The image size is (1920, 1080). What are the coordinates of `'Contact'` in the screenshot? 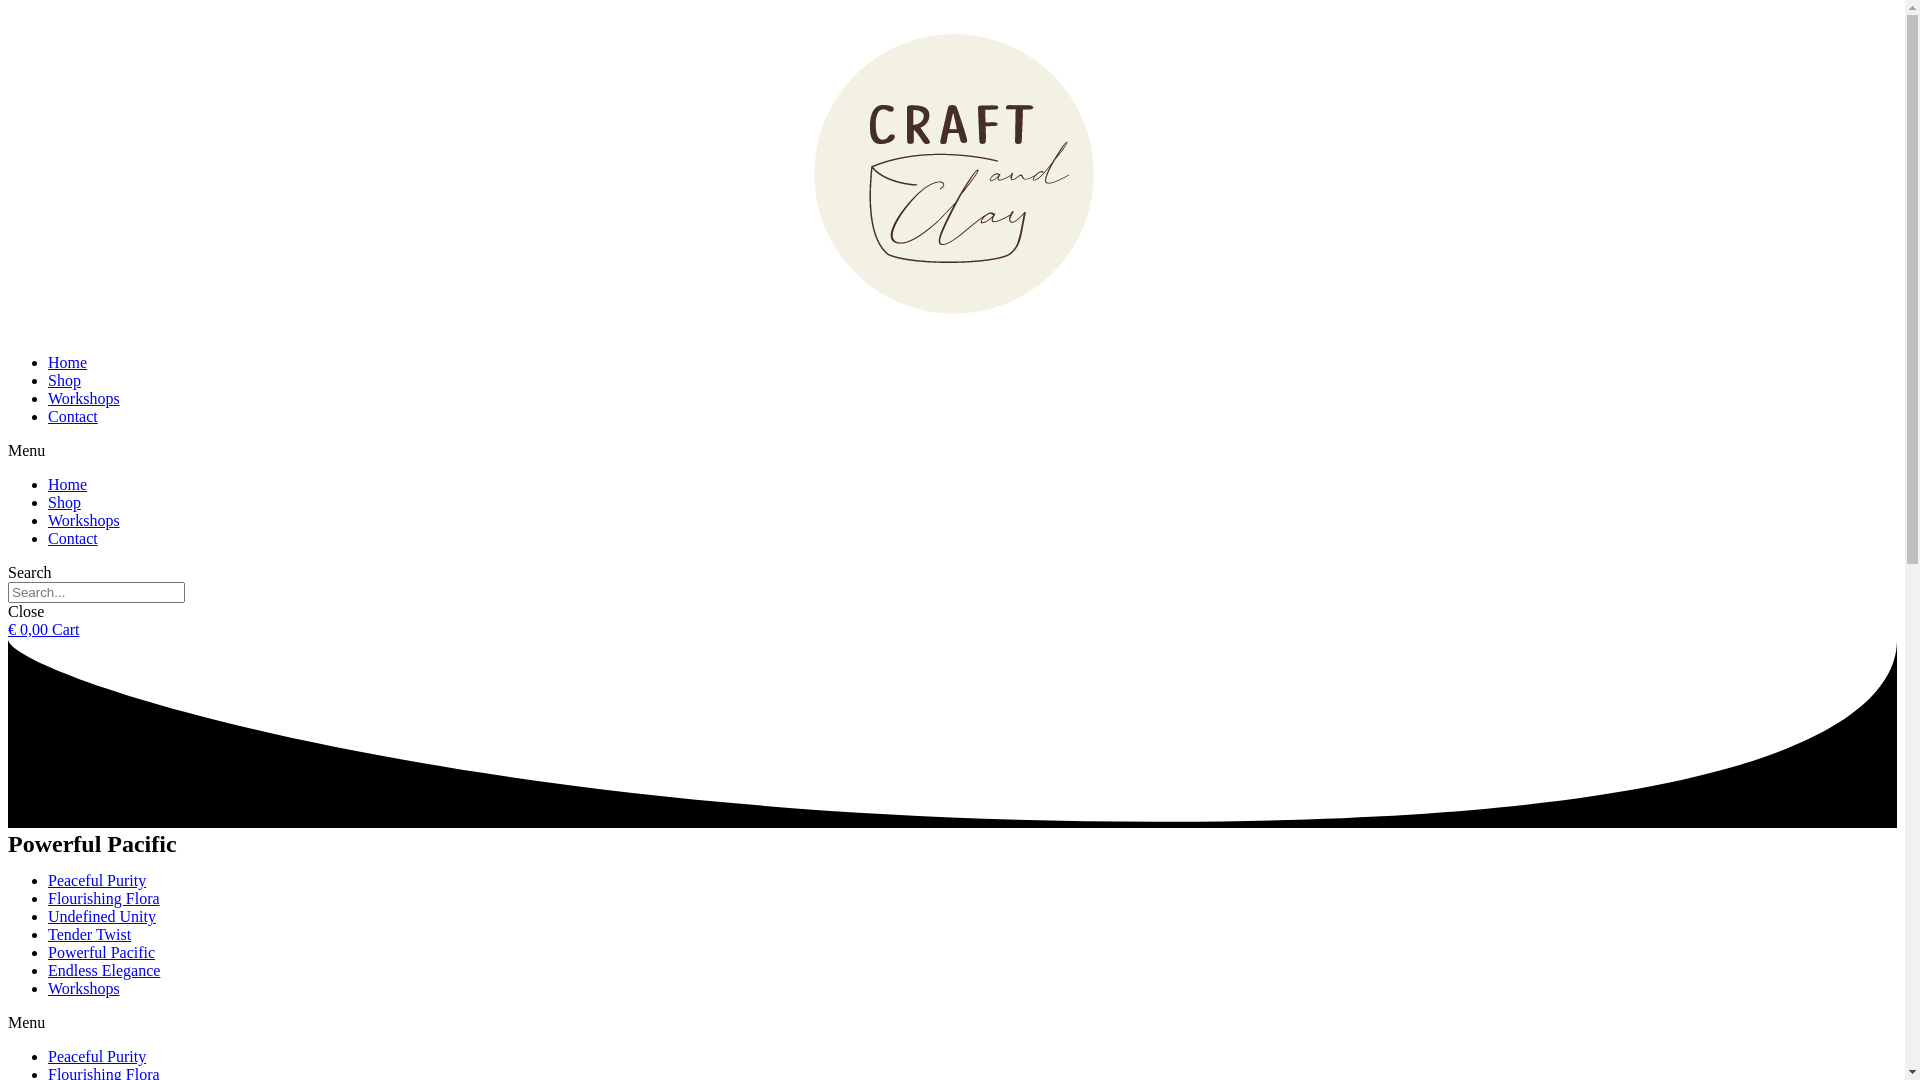 It's located at (72, 537).